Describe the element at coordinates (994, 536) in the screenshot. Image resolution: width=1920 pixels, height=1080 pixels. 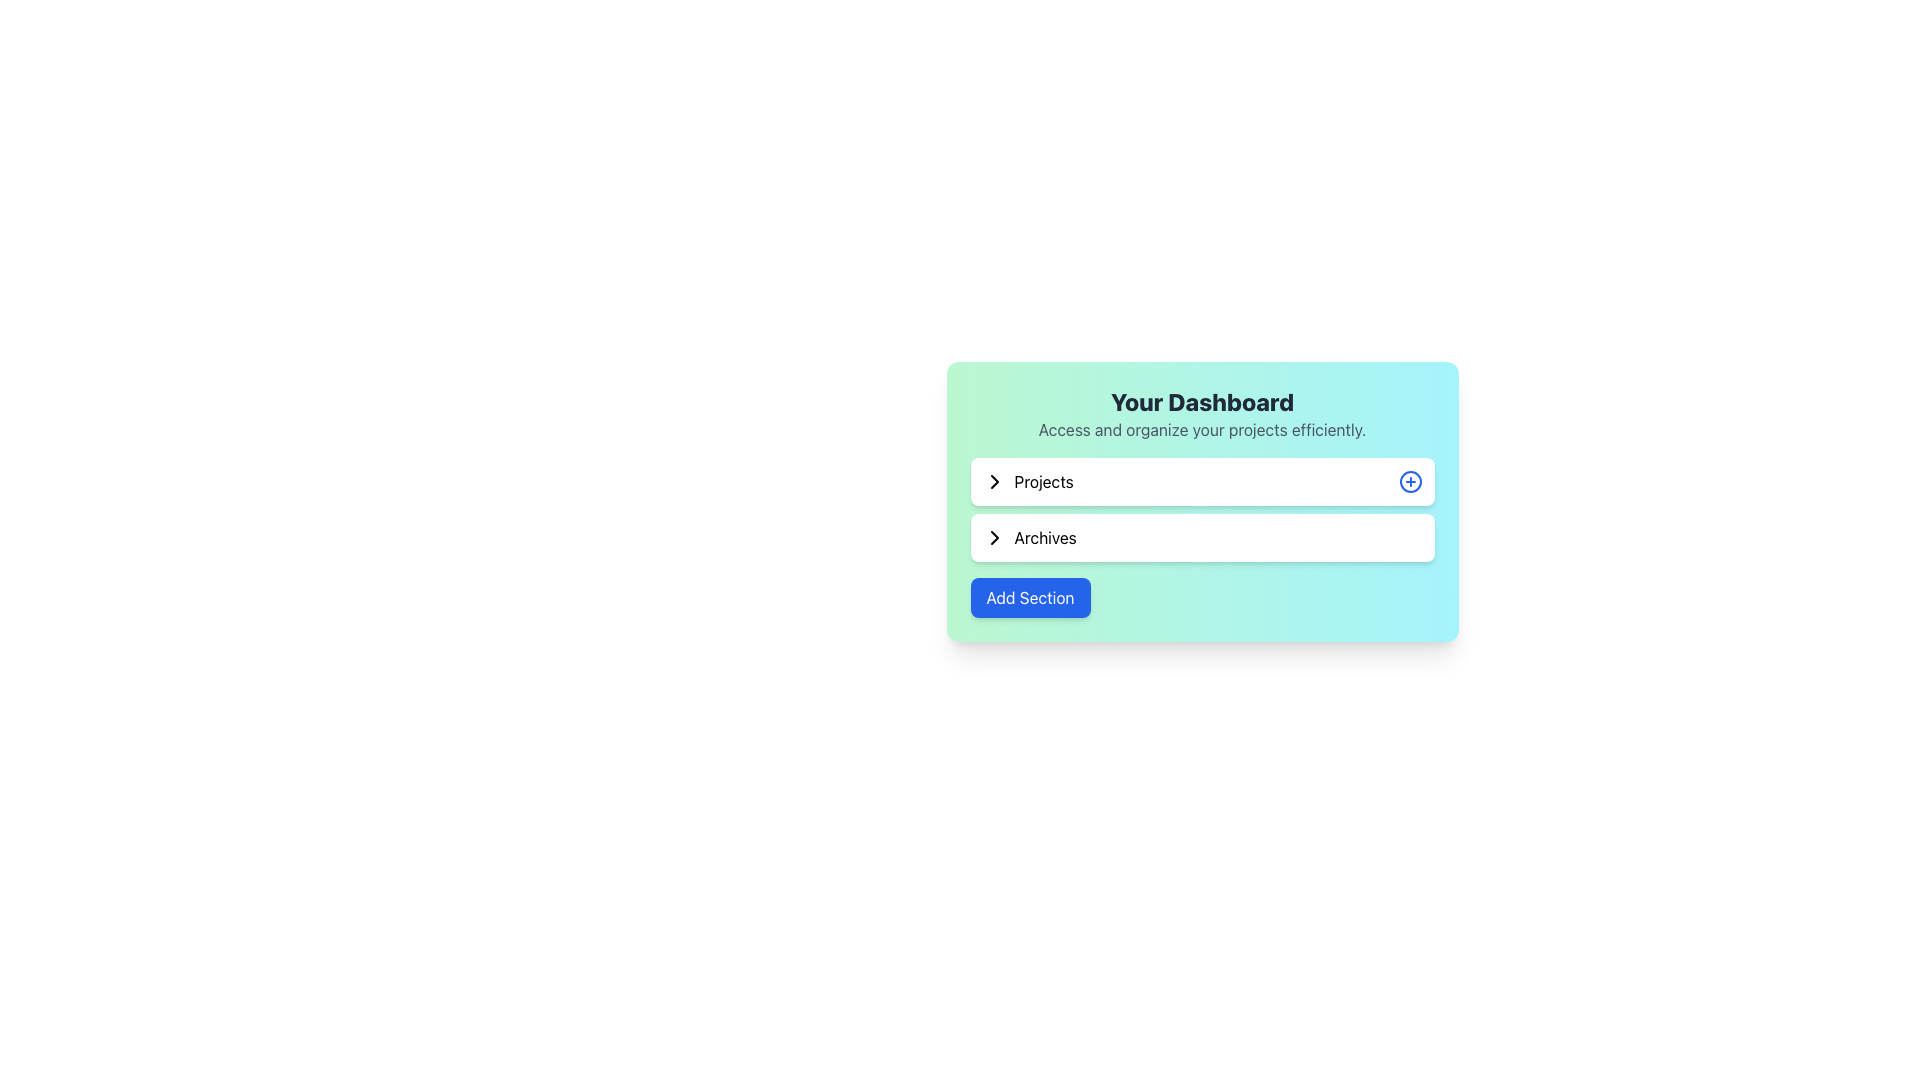
I see `the chevron icon` at that location.